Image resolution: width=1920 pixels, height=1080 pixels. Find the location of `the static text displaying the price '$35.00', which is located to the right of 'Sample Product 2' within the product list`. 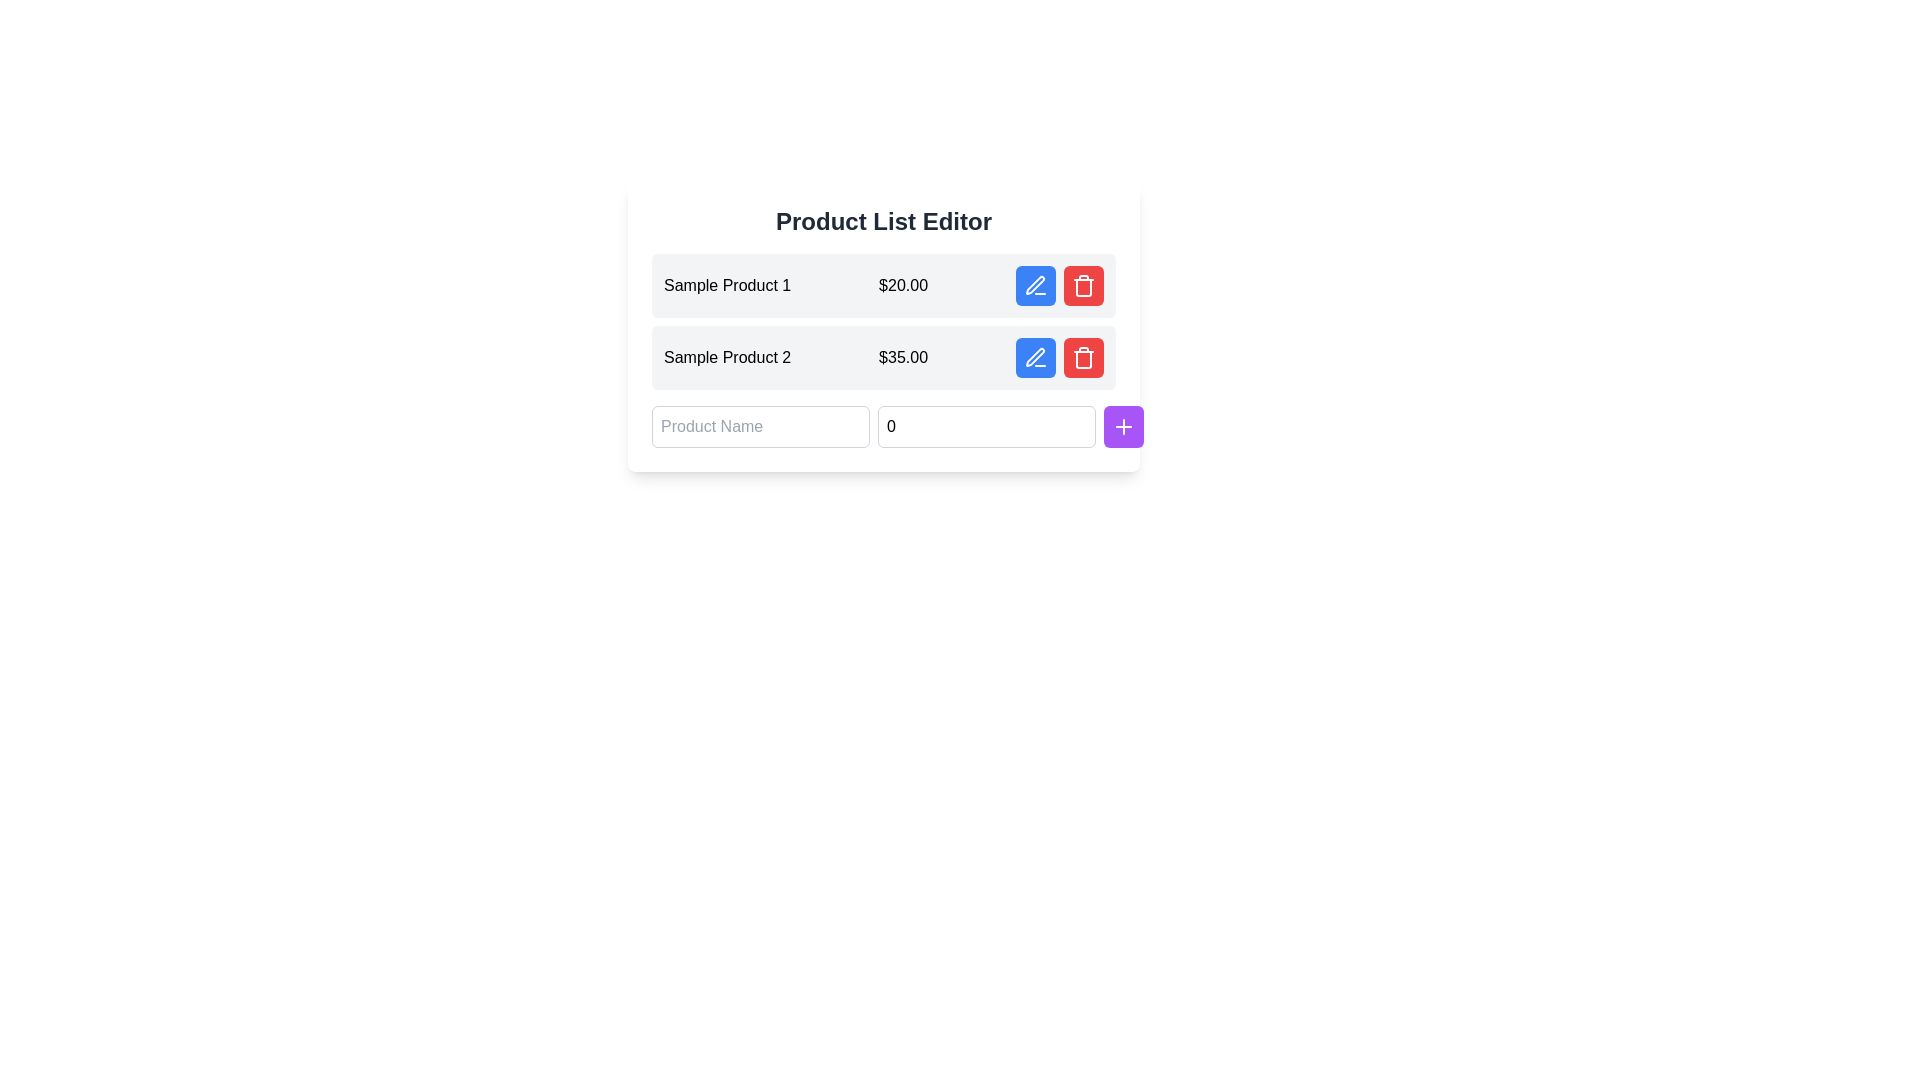

the static text displaying the price '$35.00', which is located to the right of 'Sample Product 2' within the product list is located at coordinates (902, 357).